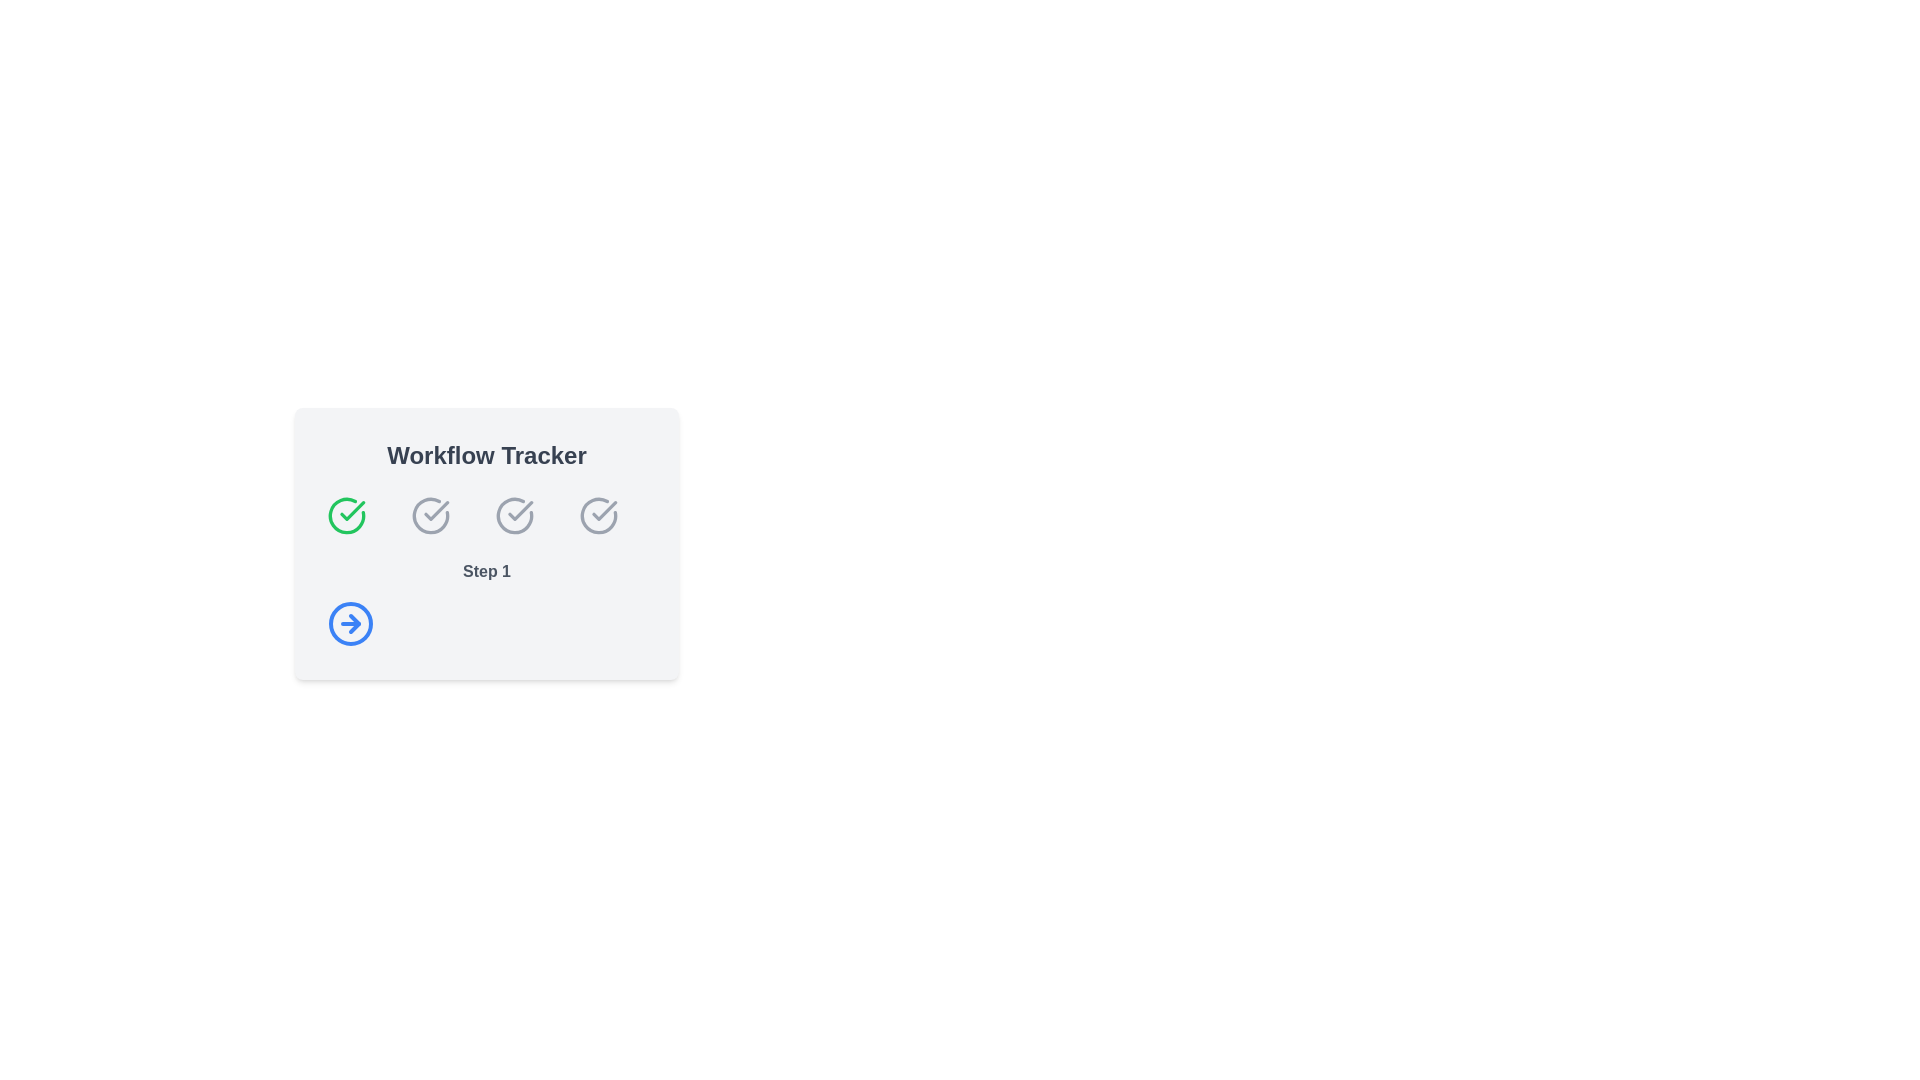 This screenshot has height=1080, width=1920. I want to click on the circular gray icon with a checkmark inside, located in the 'Workflow Tracker' box, so click(430, 515).